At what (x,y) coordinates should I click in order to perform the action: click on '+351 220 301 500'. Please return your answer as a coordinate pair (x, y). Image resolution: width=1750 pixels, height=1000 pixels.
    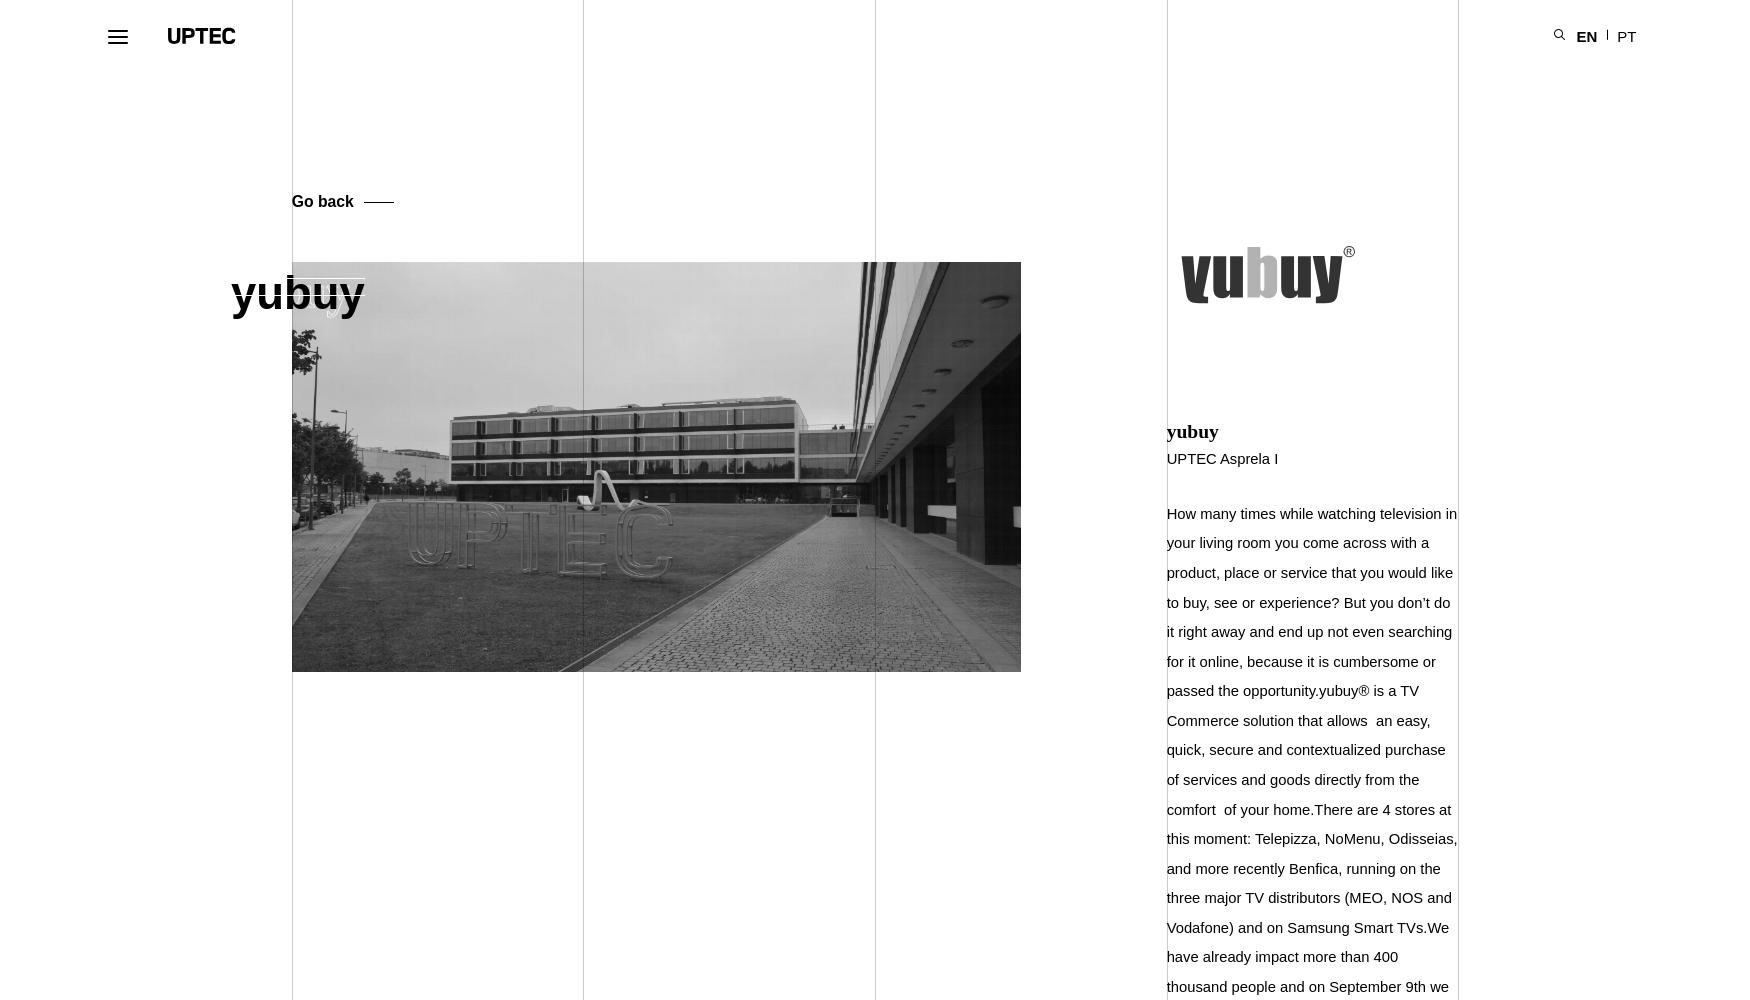
    Looking at the image, I should click on (1244, 913).